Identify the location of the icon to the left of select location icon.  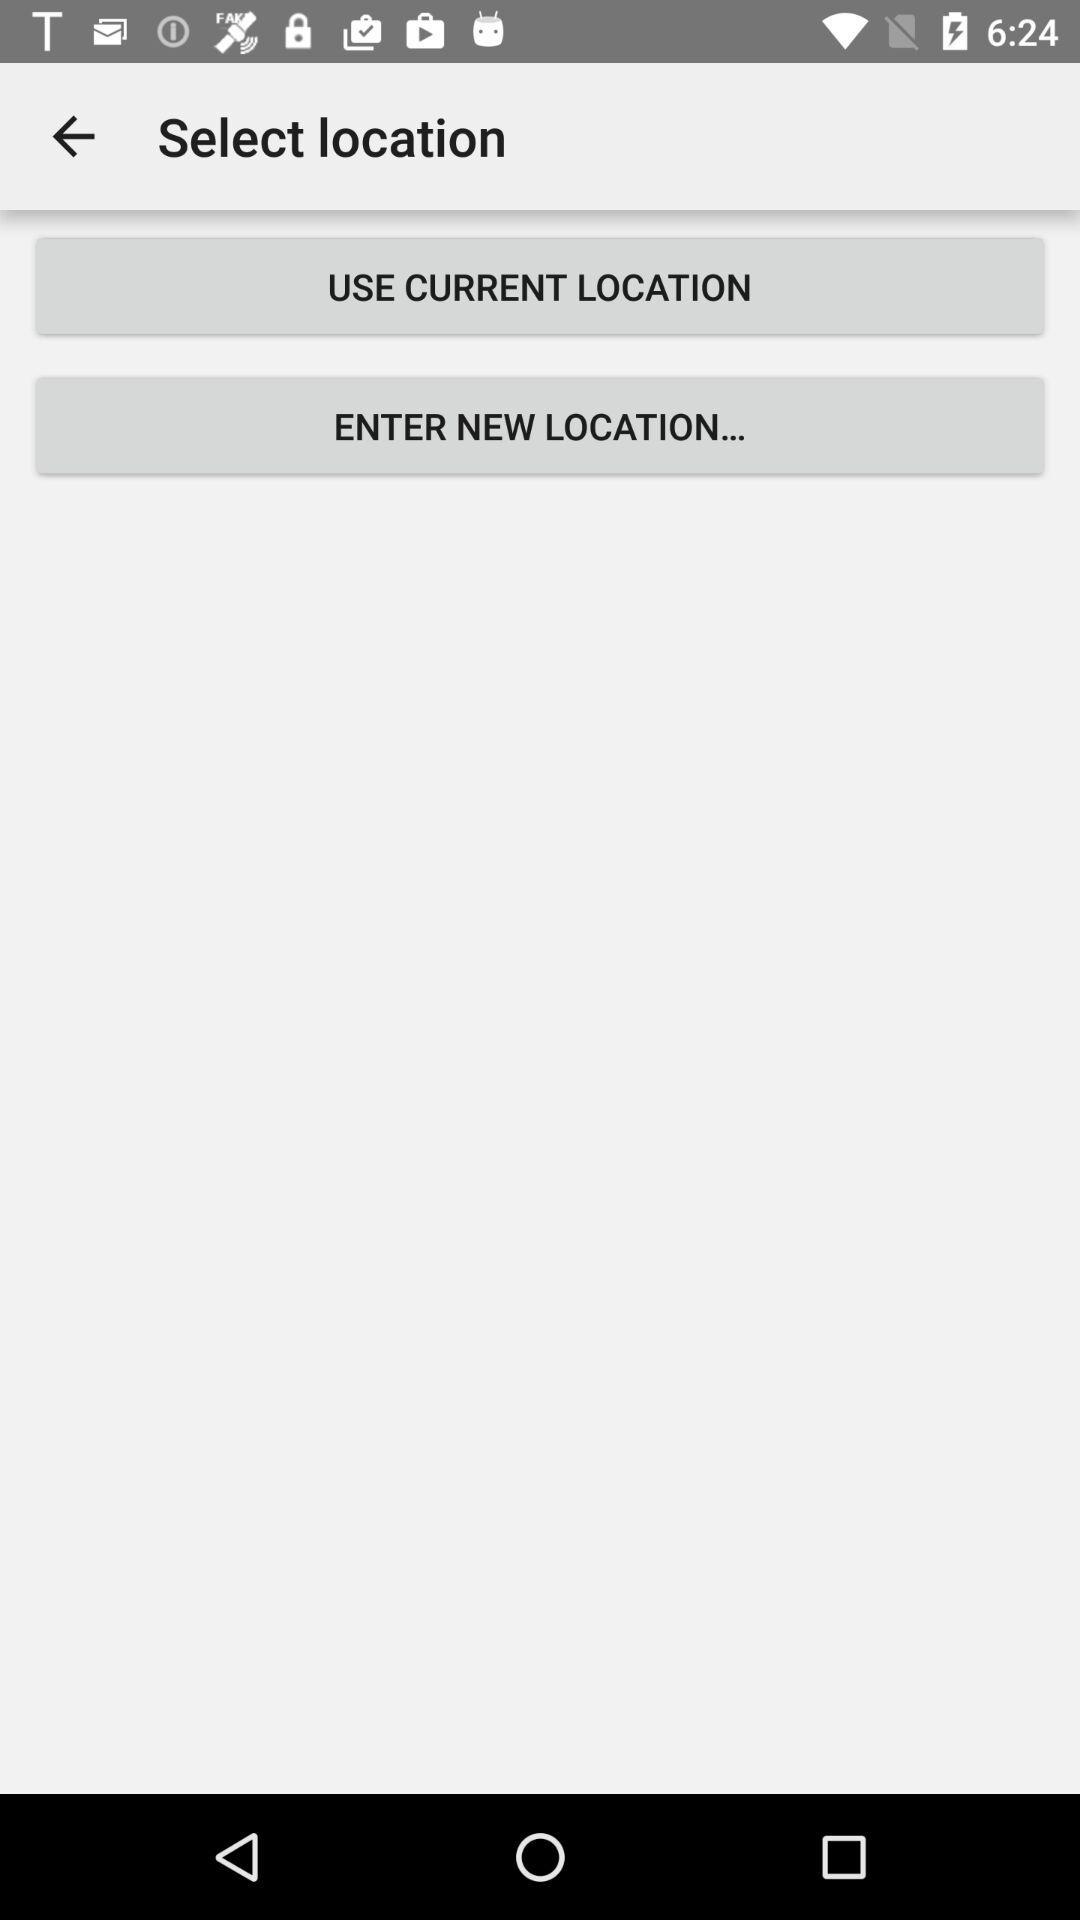
(72, 135).